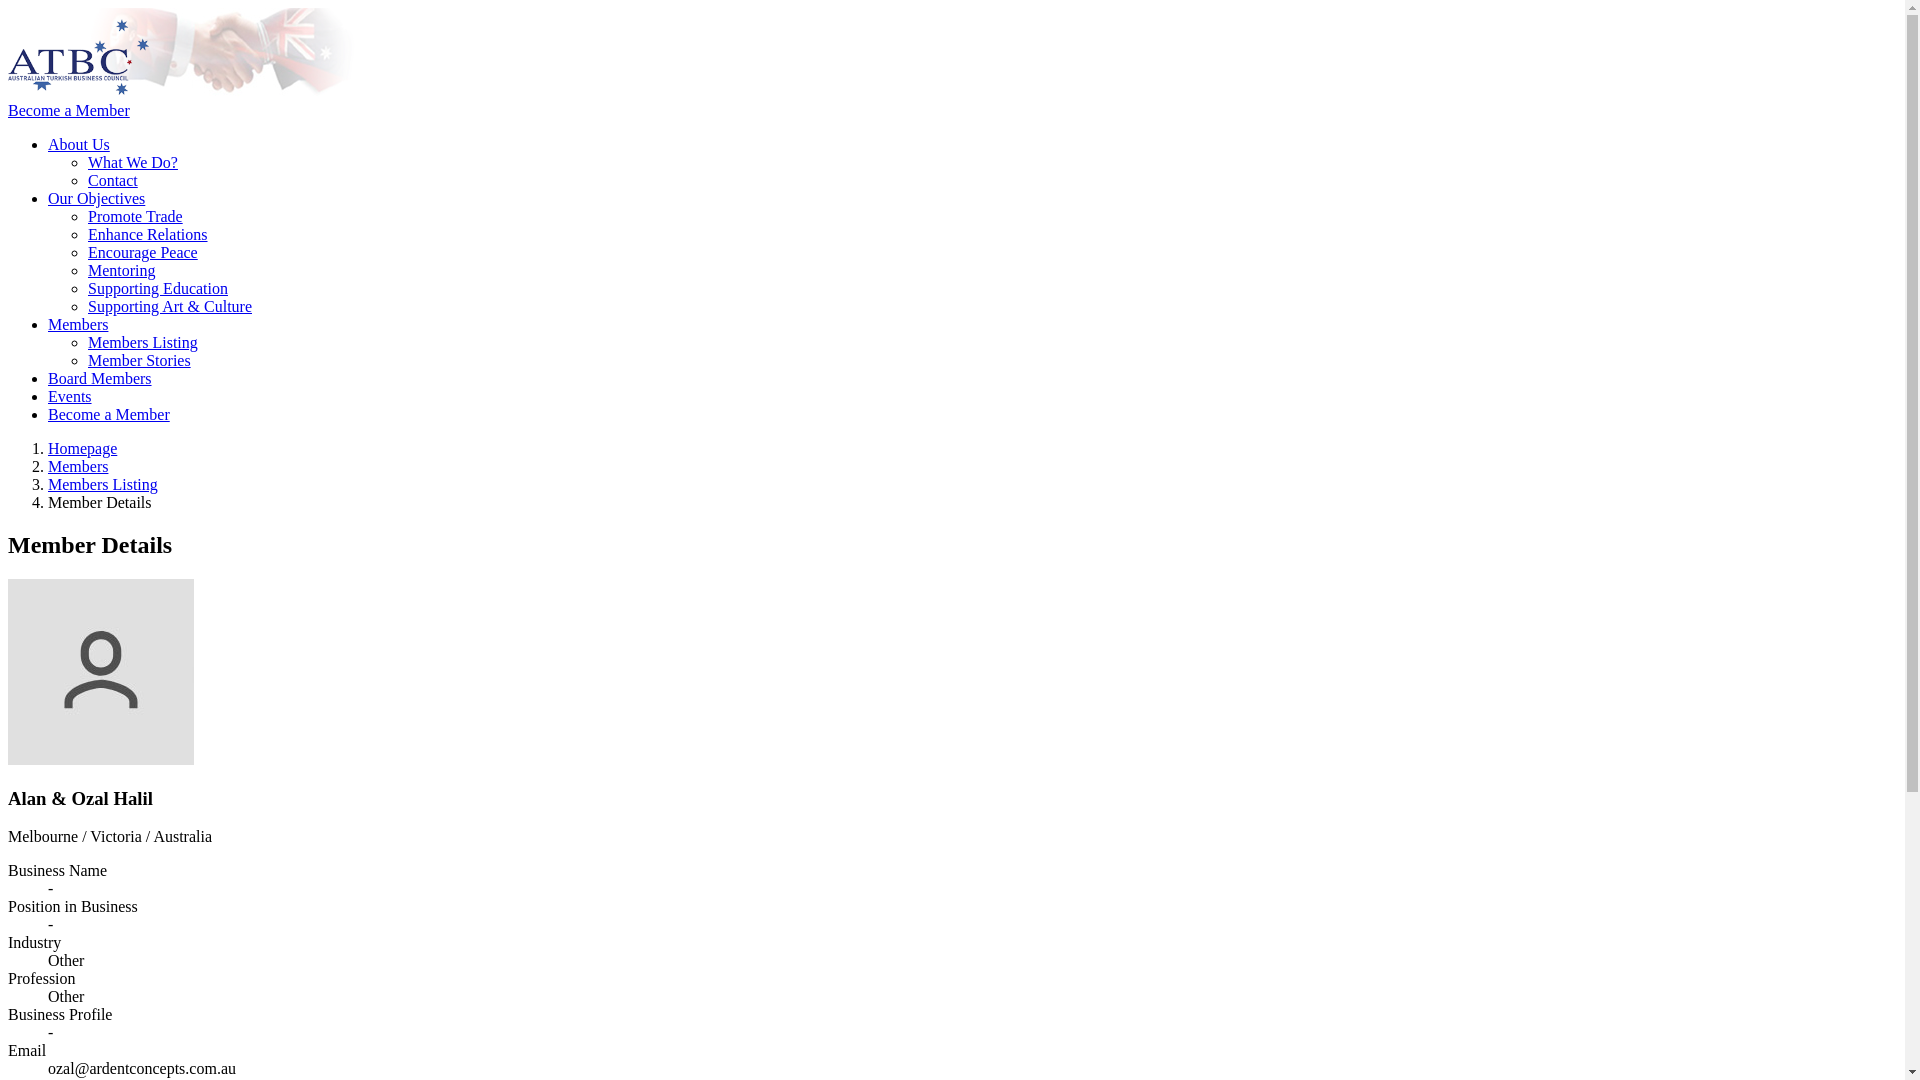 The height and width of the screenshot is (1080, 1920). What do you see at coordinates (120, 270) in the screenshot?
I see `'Mentoring'` at bounding box center [120, 270].